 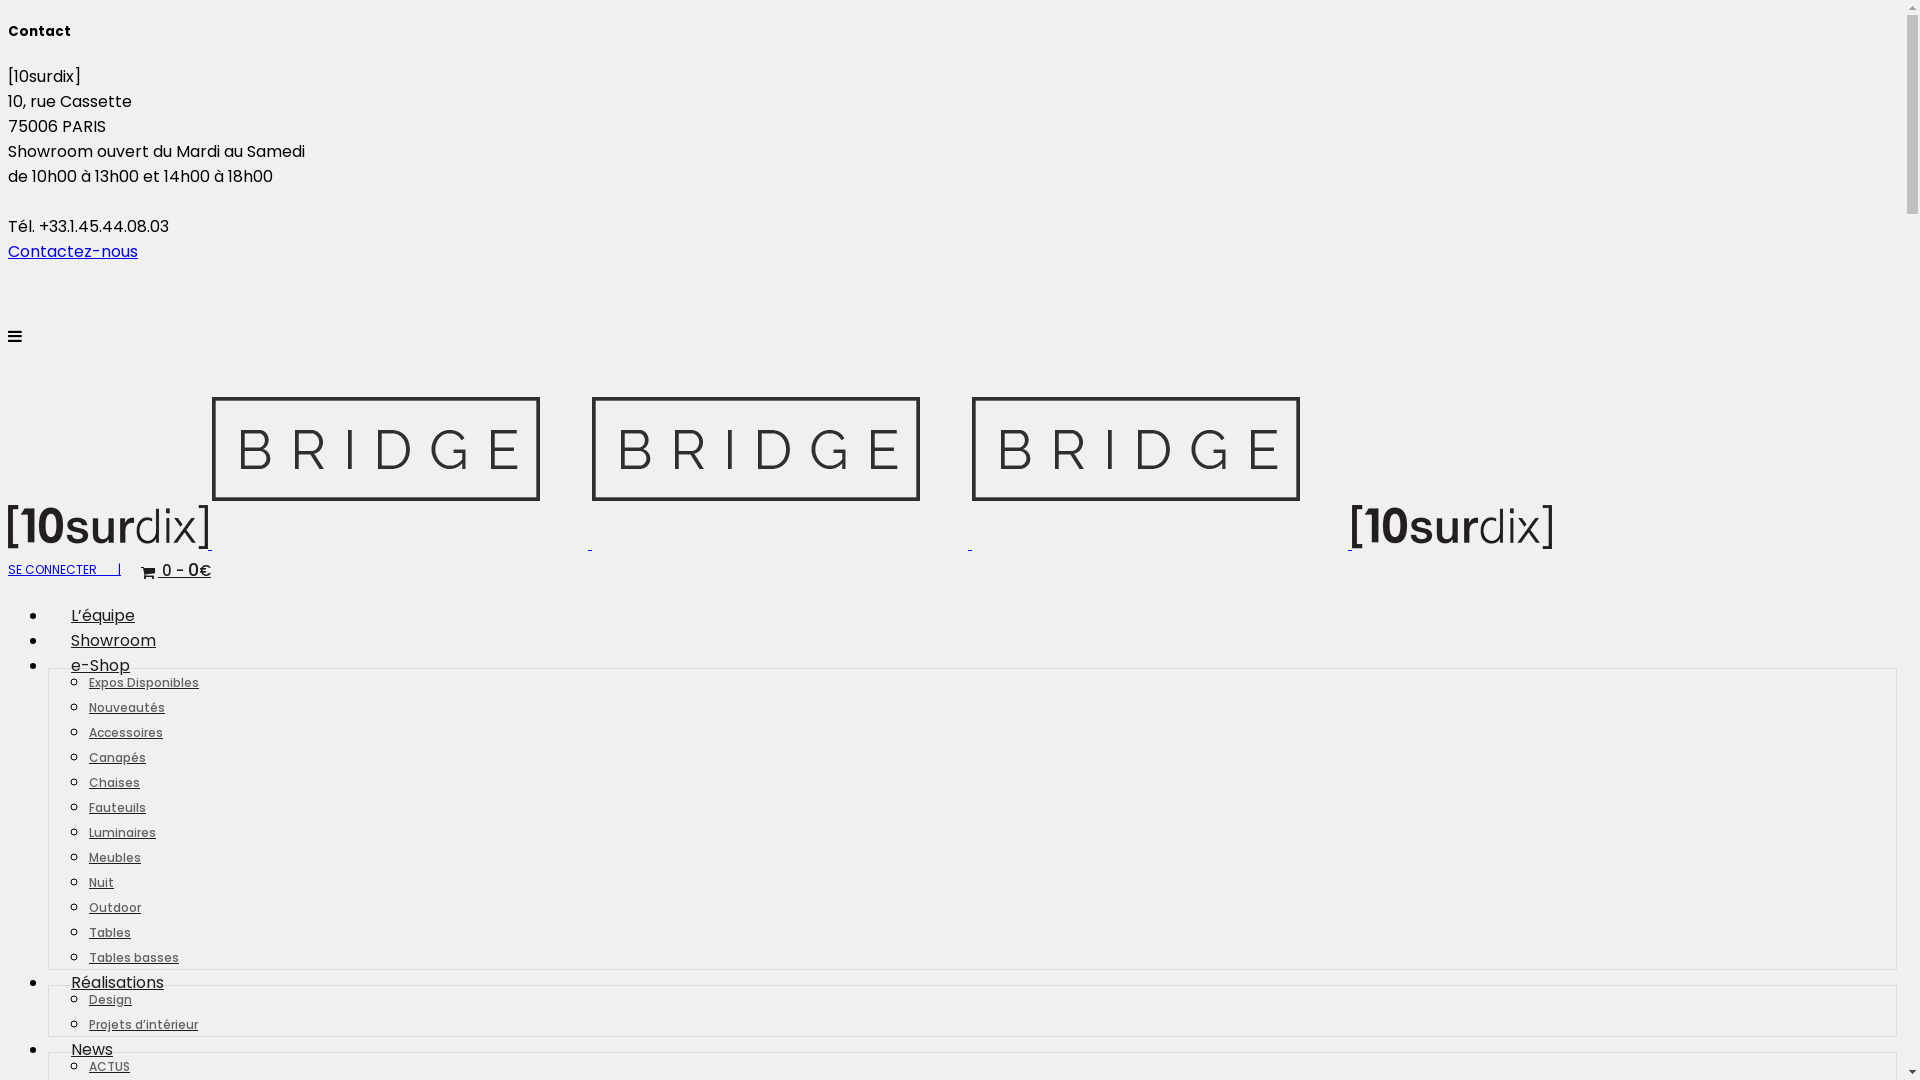 What do you see at coordinates (88, 880) in the screenshot?
I see `'Nuit'` at bounding box center [88, 880].